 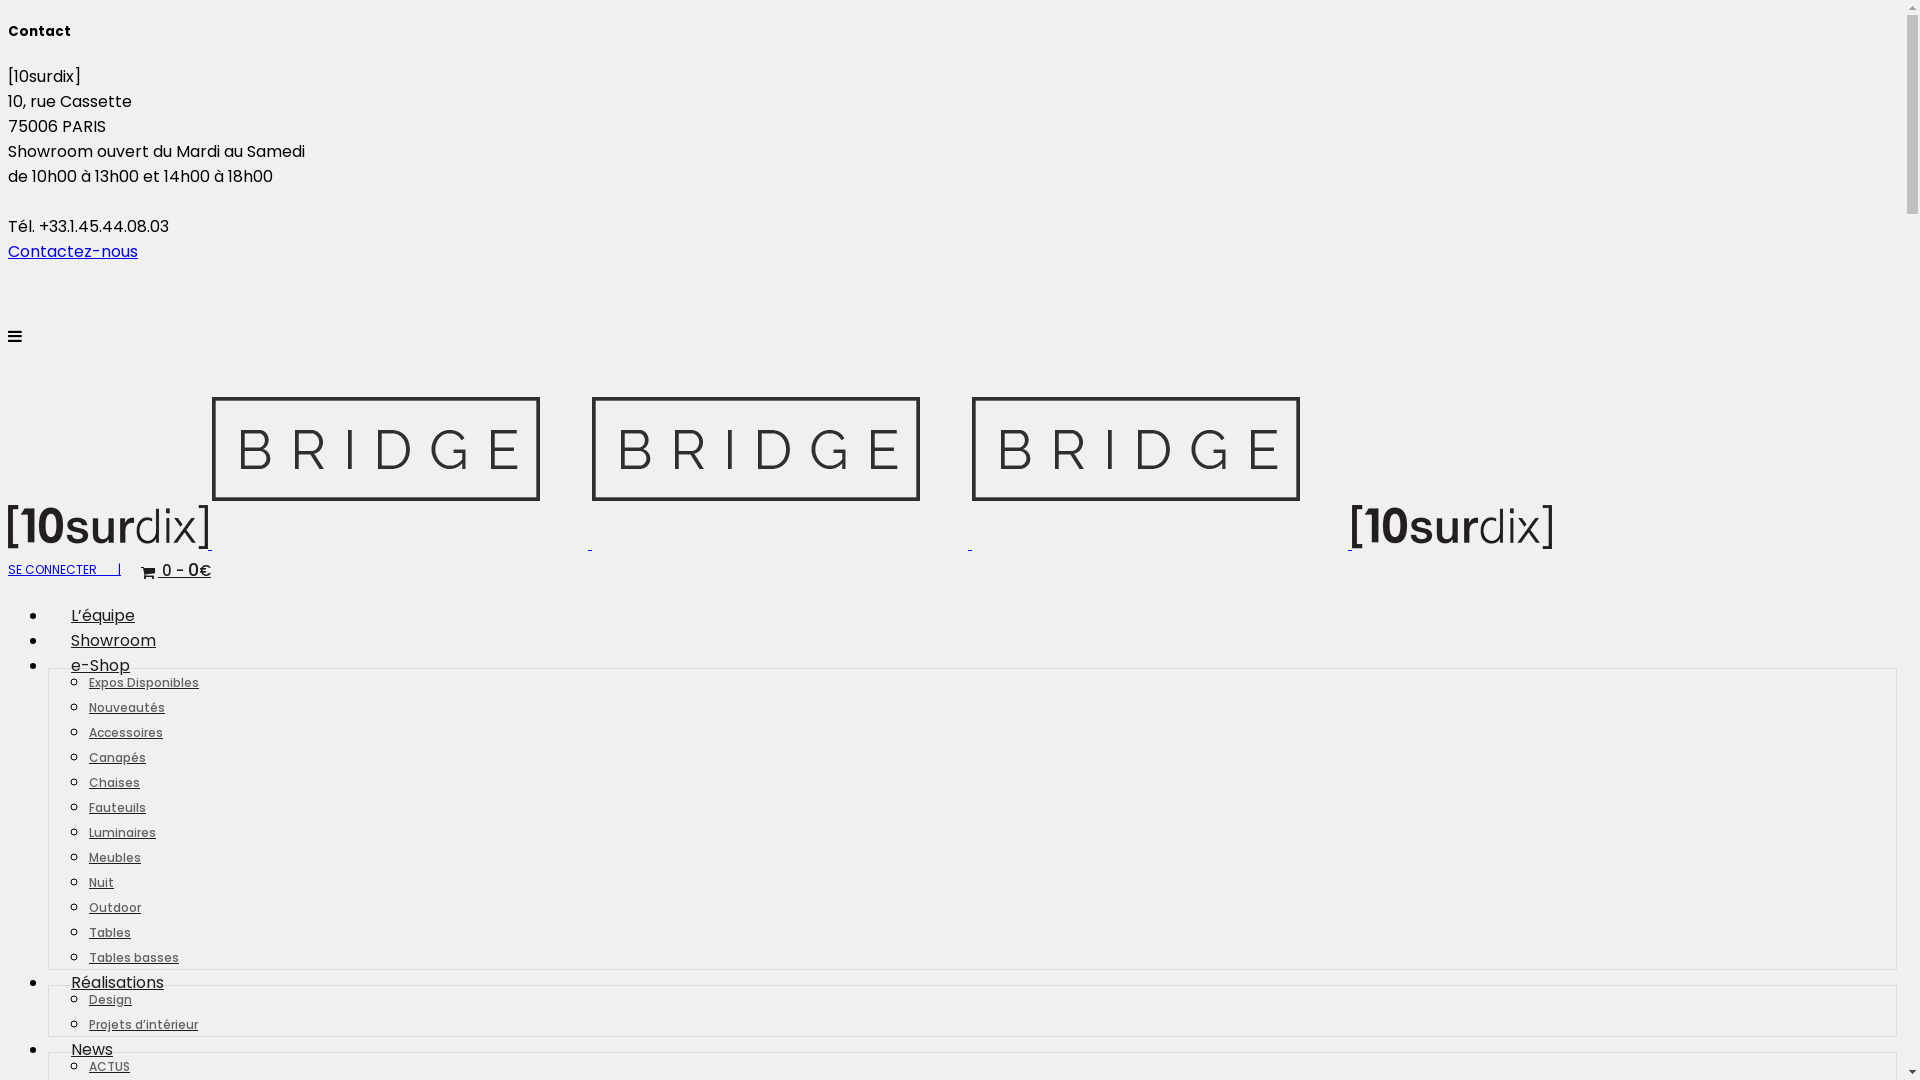 What do you see at coordinates (88, 880) in the screenshot?
I see `'Nuit'` at bounding box center [88, 880].